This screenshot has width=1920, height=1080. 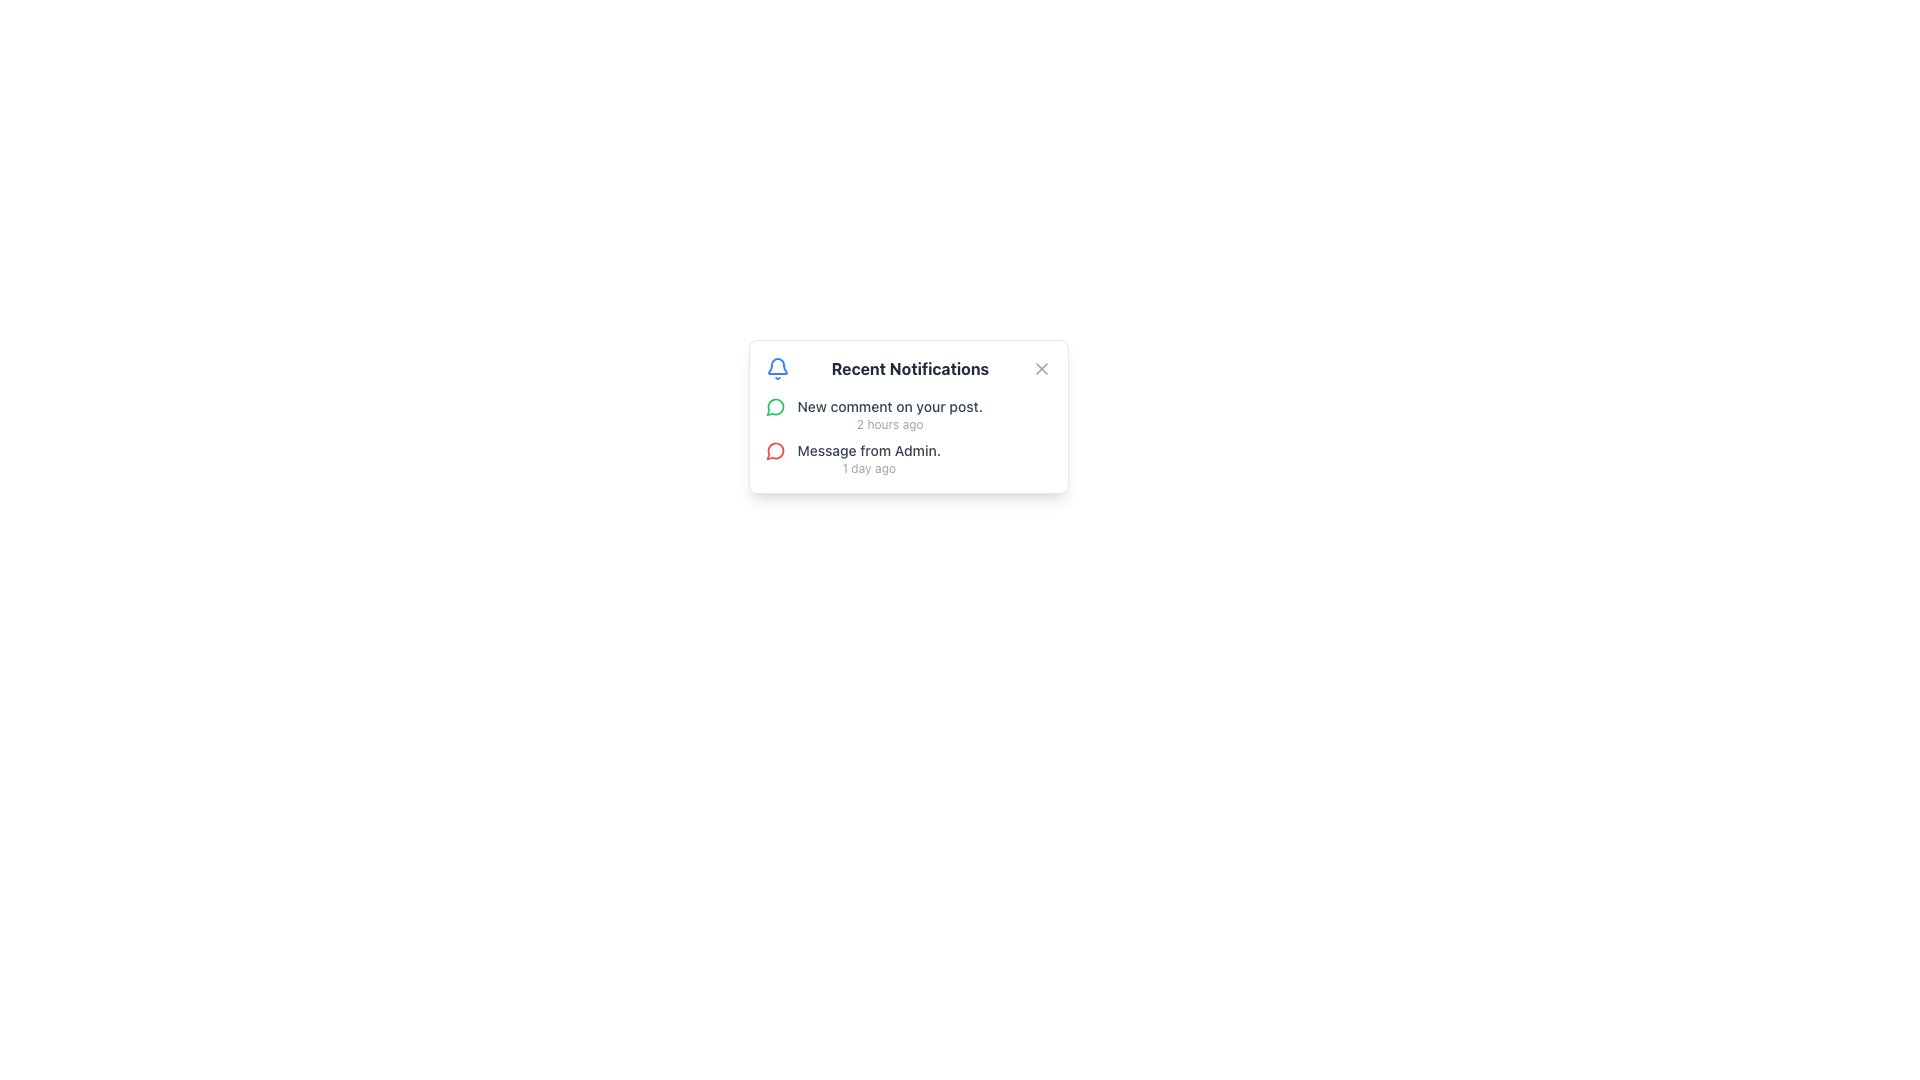 I want to click on text notification that says 'New comment on your post.' positioned at the top-left section of the notification panel, so click(x=889, y=406).